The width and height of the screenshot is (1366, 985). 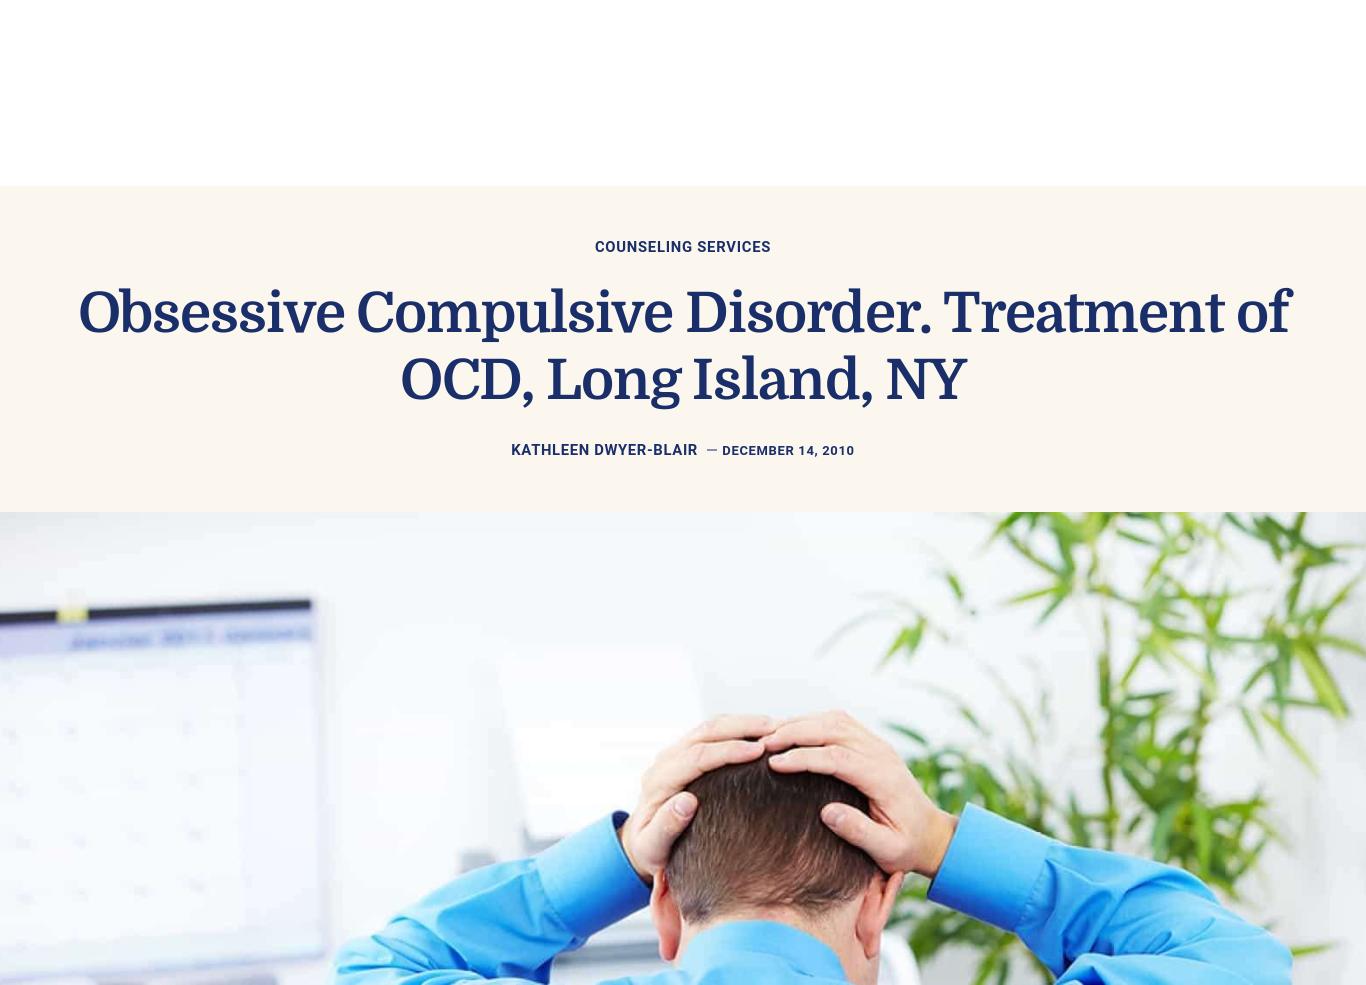 What do you see at coordinates (779, 71) in the screenshot?
I see `'Articles'` at bounding box center [779, 71].